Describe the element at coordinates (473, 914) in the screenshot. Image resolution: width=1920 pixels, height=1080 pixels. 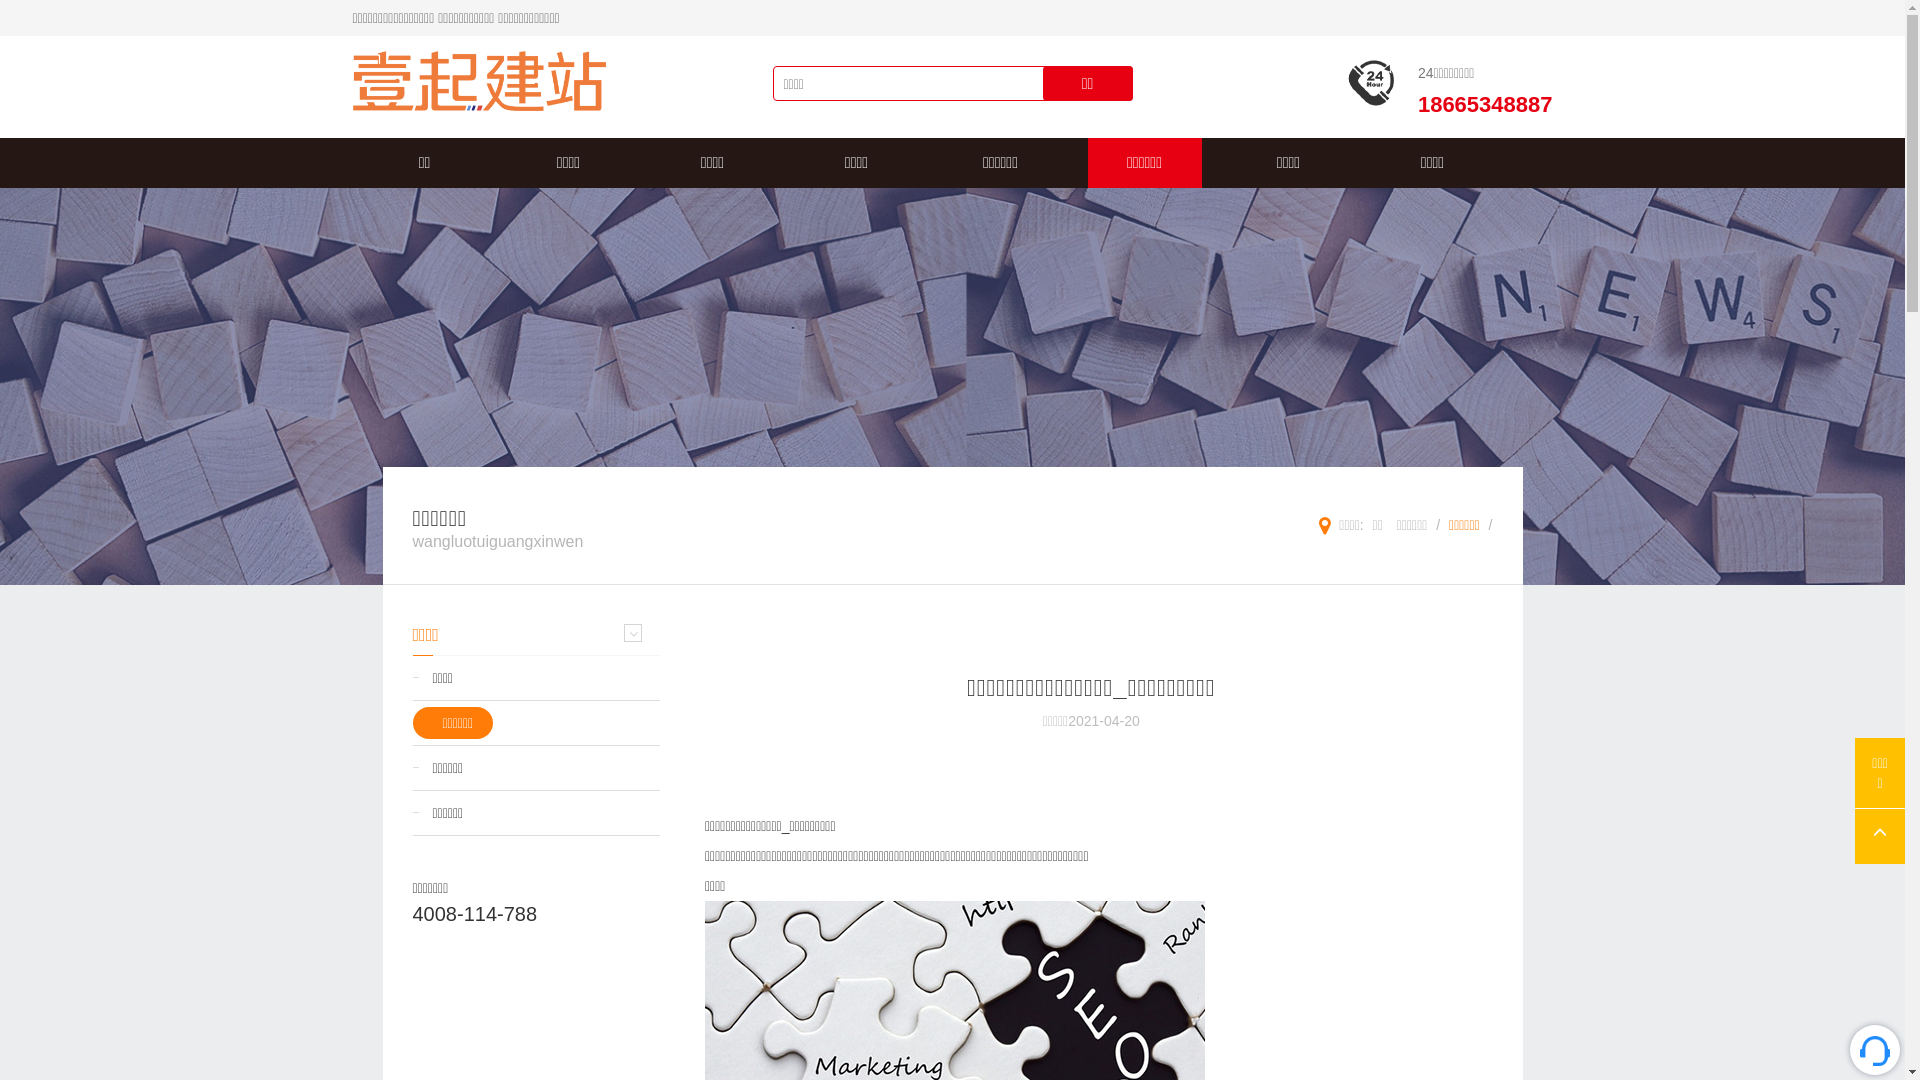
I see `'4008-114-788'` at that location.